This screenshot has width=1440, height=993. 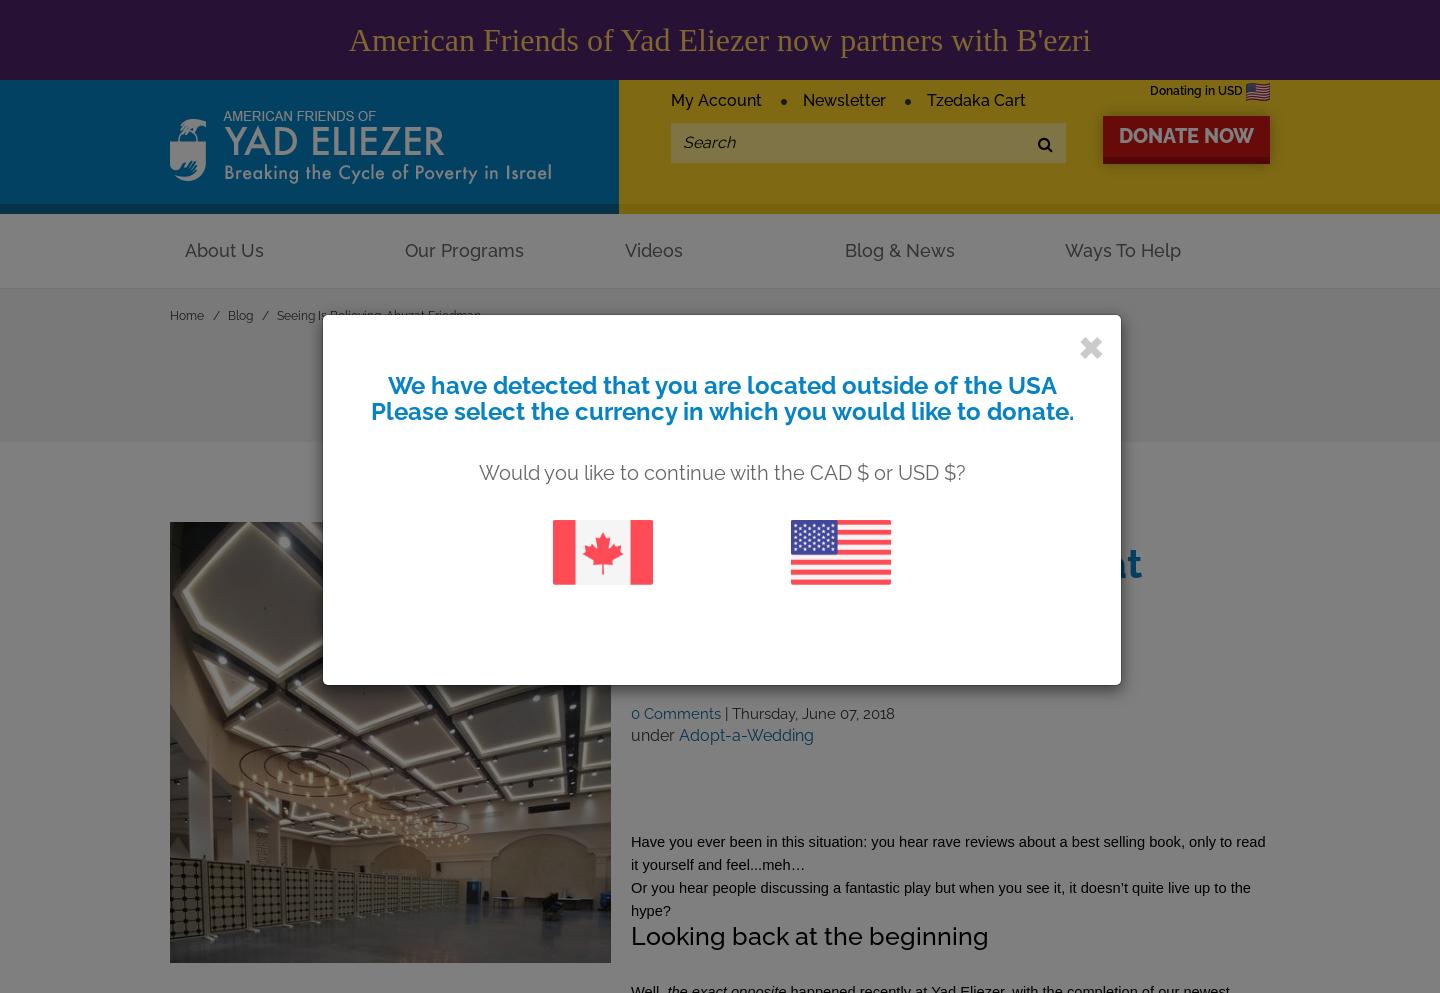 What do you see at coordinates (842, 99) in the screenshot?
I see `'Newsletter'` at bounding box center [842, 99].